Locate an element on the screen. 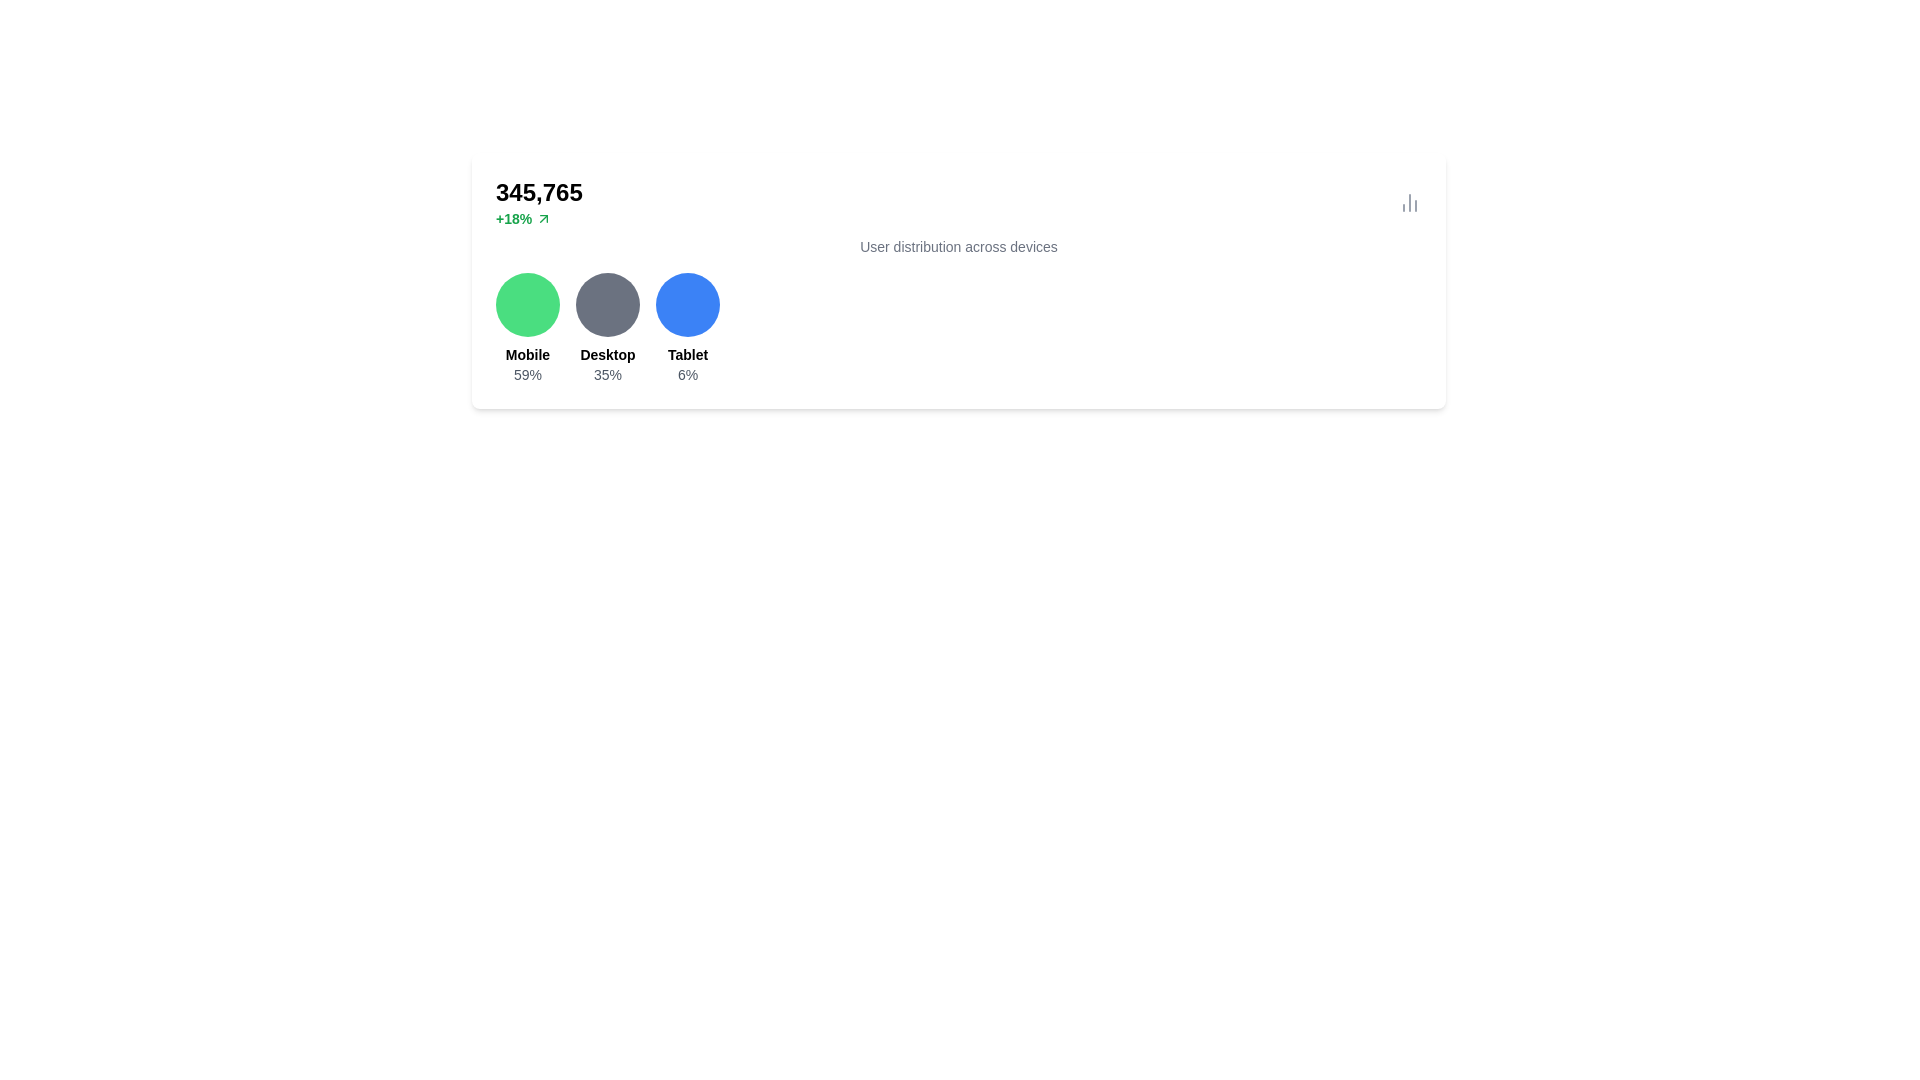 The width and height of the screenshot is (1920, 1080). text of the circular blue icon labeled 'Tablet' with the percentage '6%' below it, which is the third entry in the data visualization component is located at coordinates (687, 327).